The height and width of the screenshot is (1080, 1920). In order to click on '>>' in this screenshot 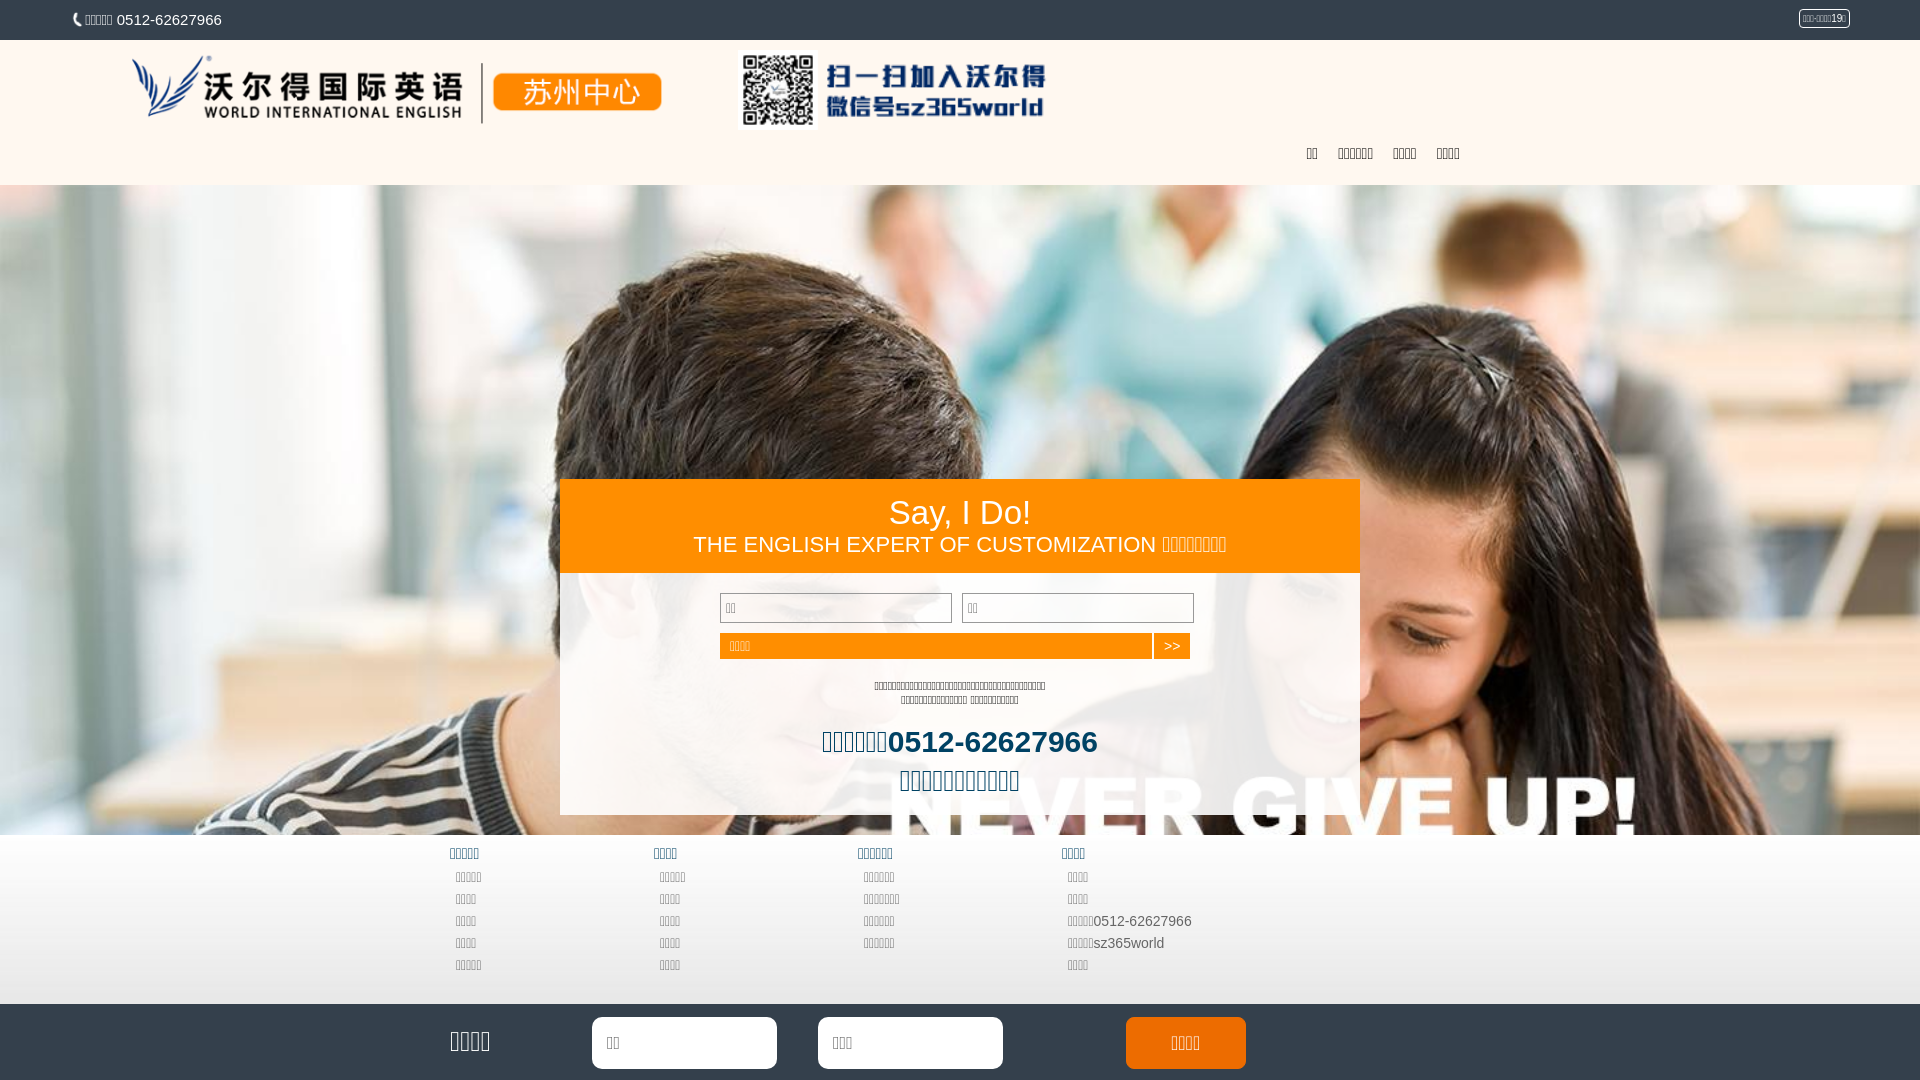, I will do `click(1171, 645)`.